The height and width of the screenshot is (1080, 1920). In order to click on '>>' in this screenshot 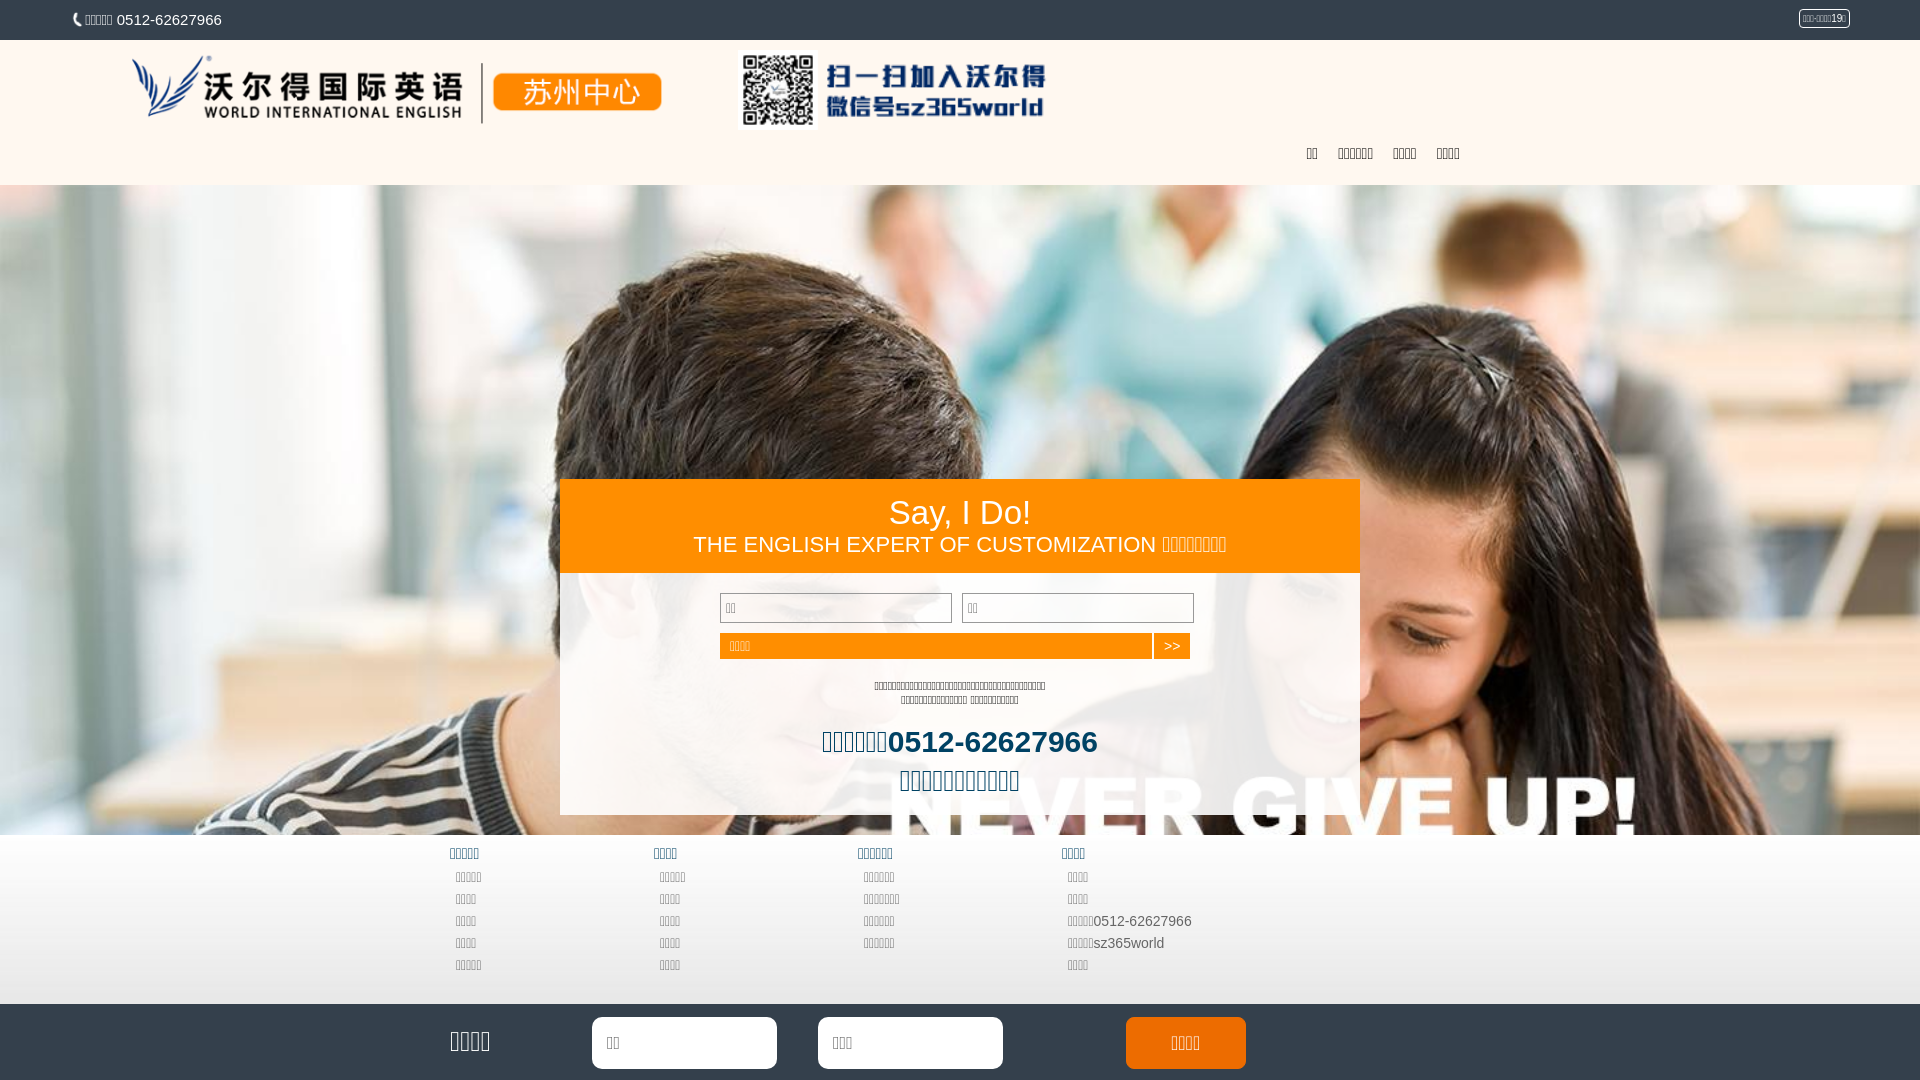, I will do `click(1171, 645)`.